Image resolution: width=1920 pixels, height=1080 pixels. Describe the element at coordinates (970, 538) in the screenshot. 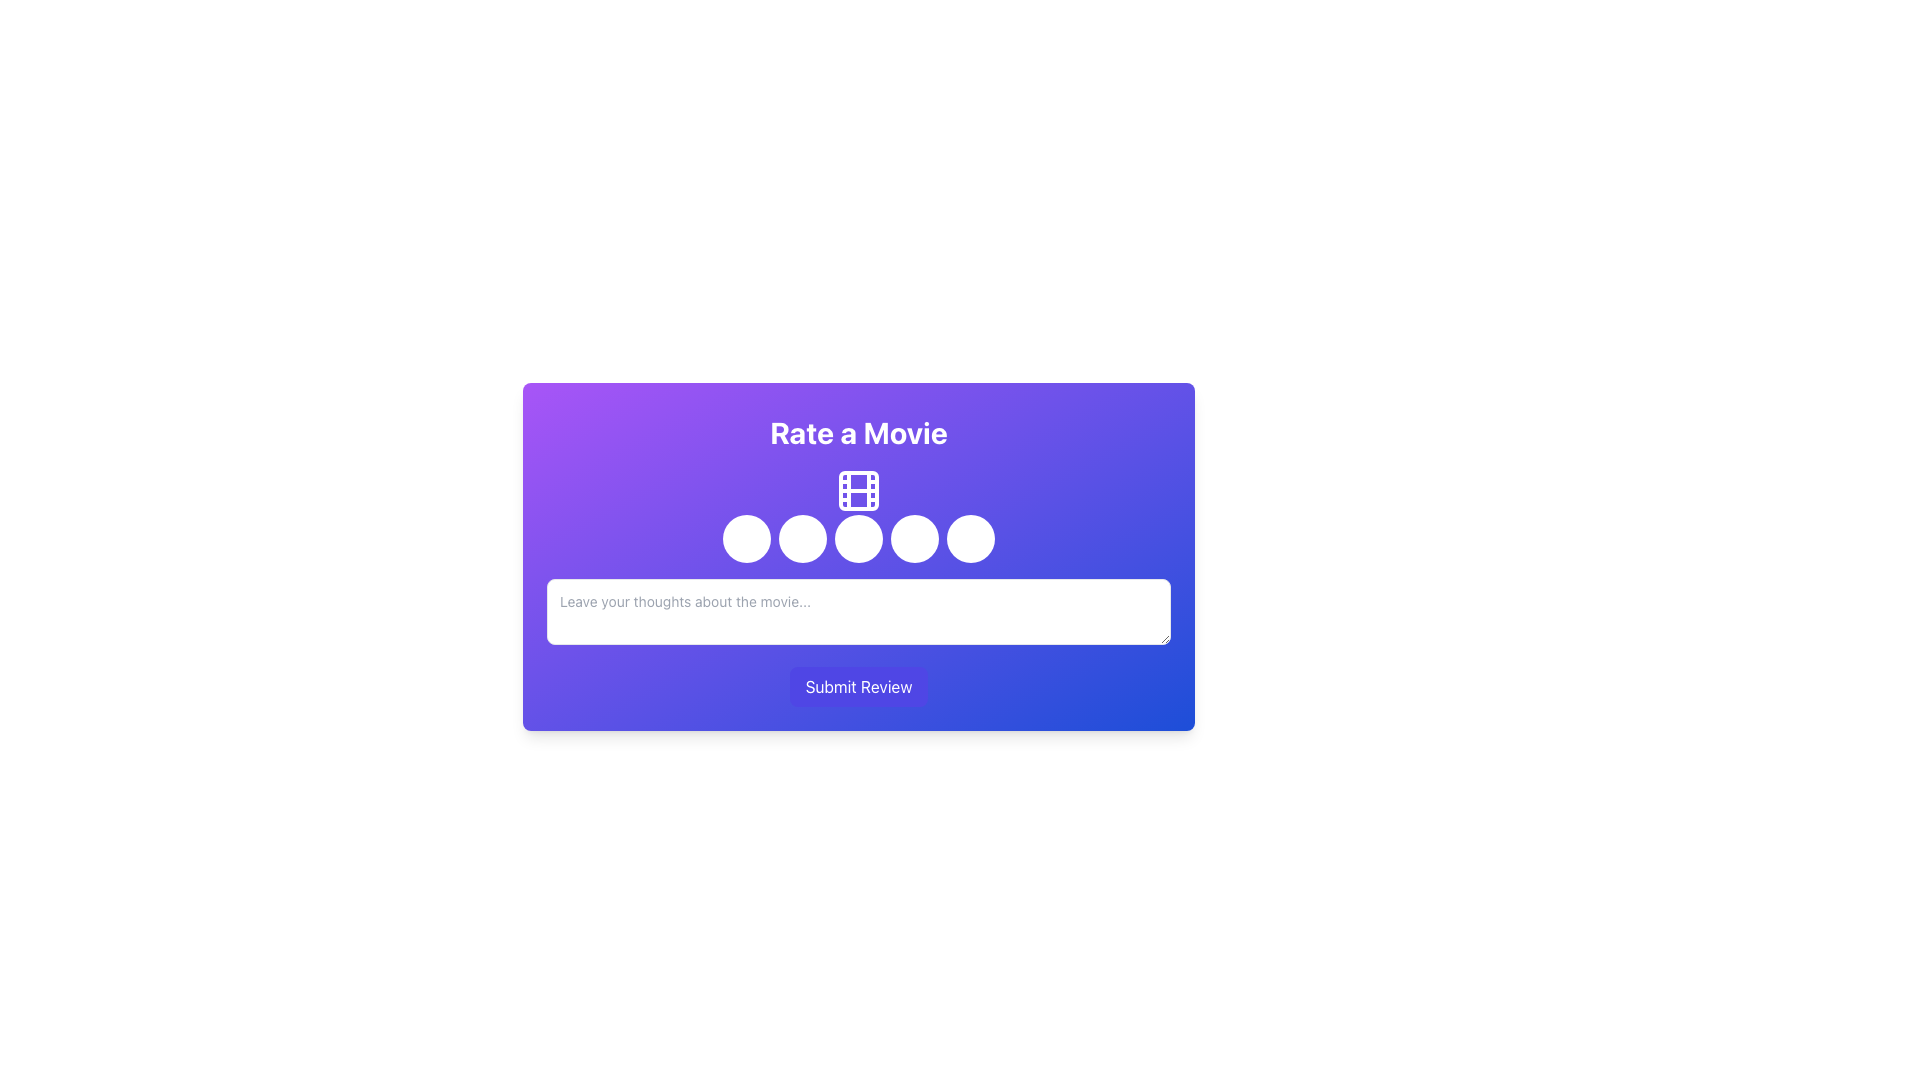

I see `the last rating button in the set of five buttons located below the 'Rate a Movie' title for a visual effect` at that location.